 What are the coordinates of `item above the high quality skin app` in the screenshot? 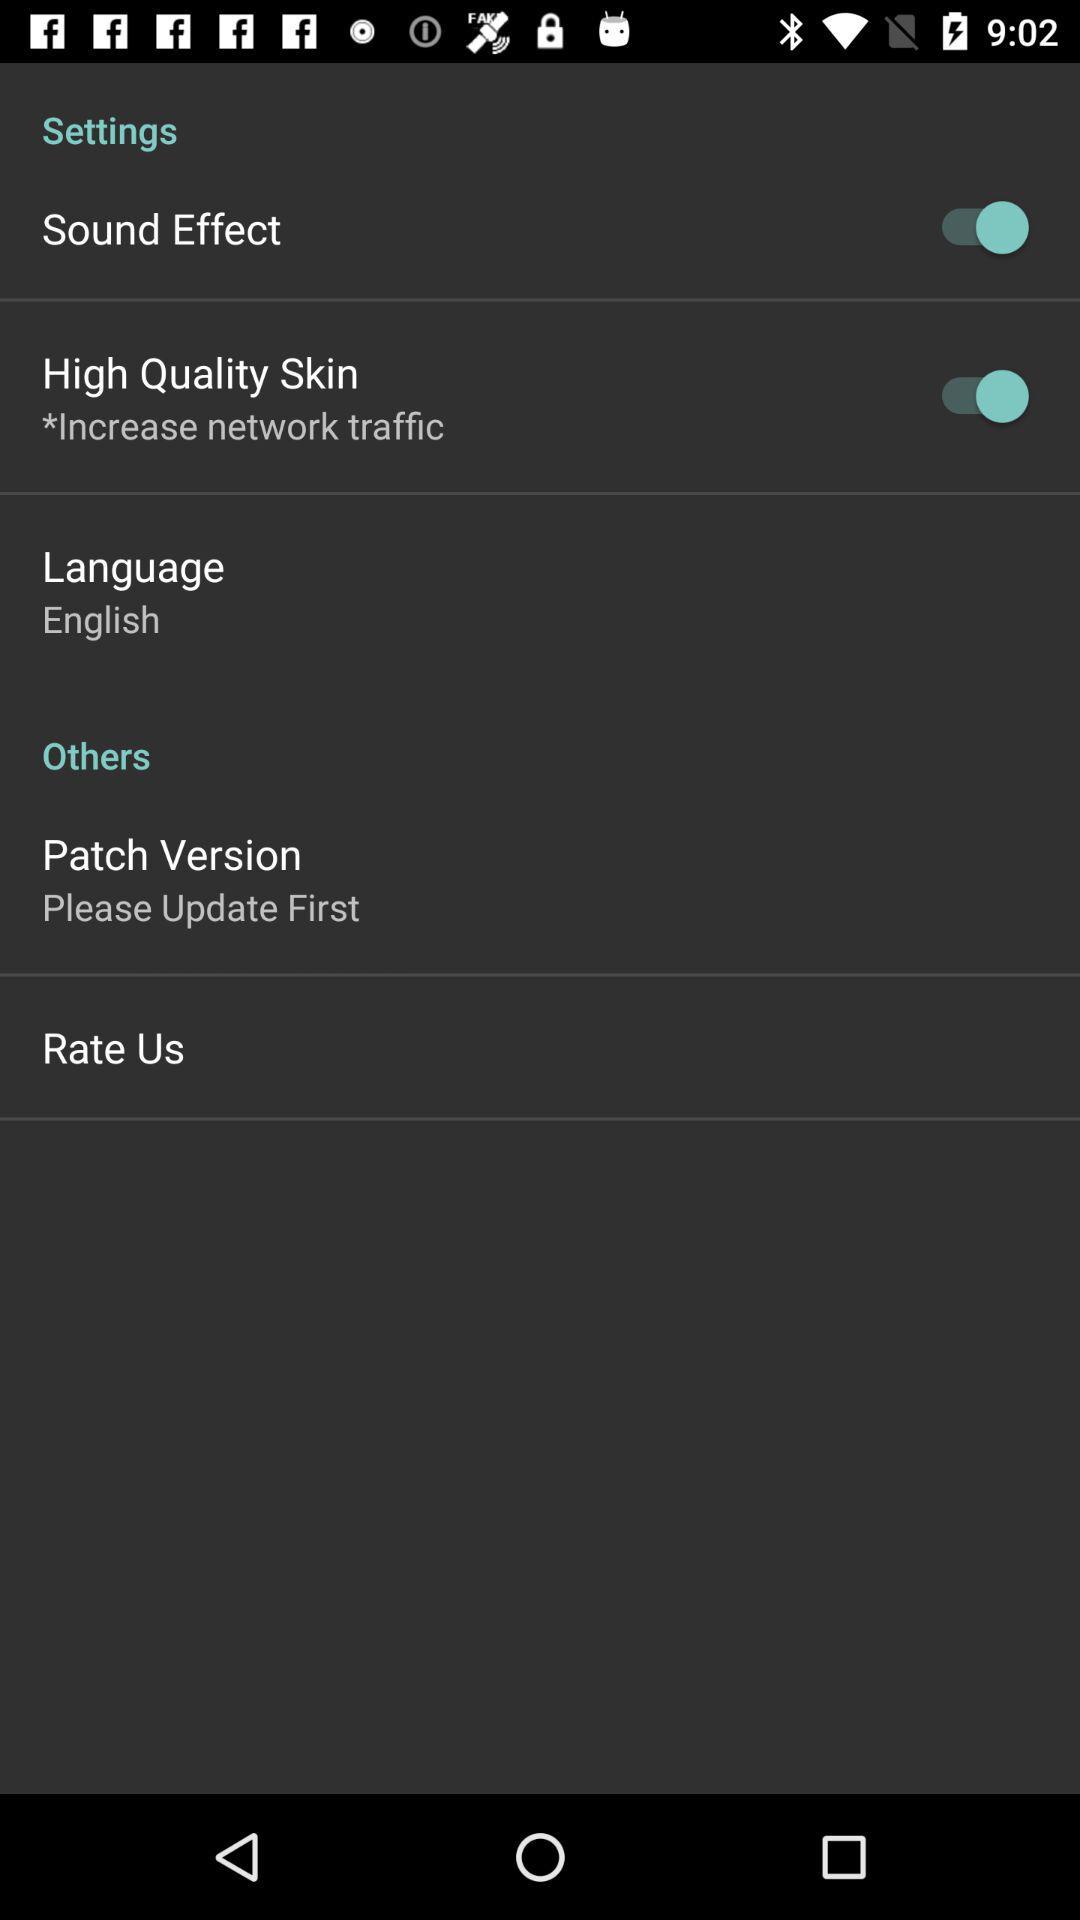 It's located at (160, 228).